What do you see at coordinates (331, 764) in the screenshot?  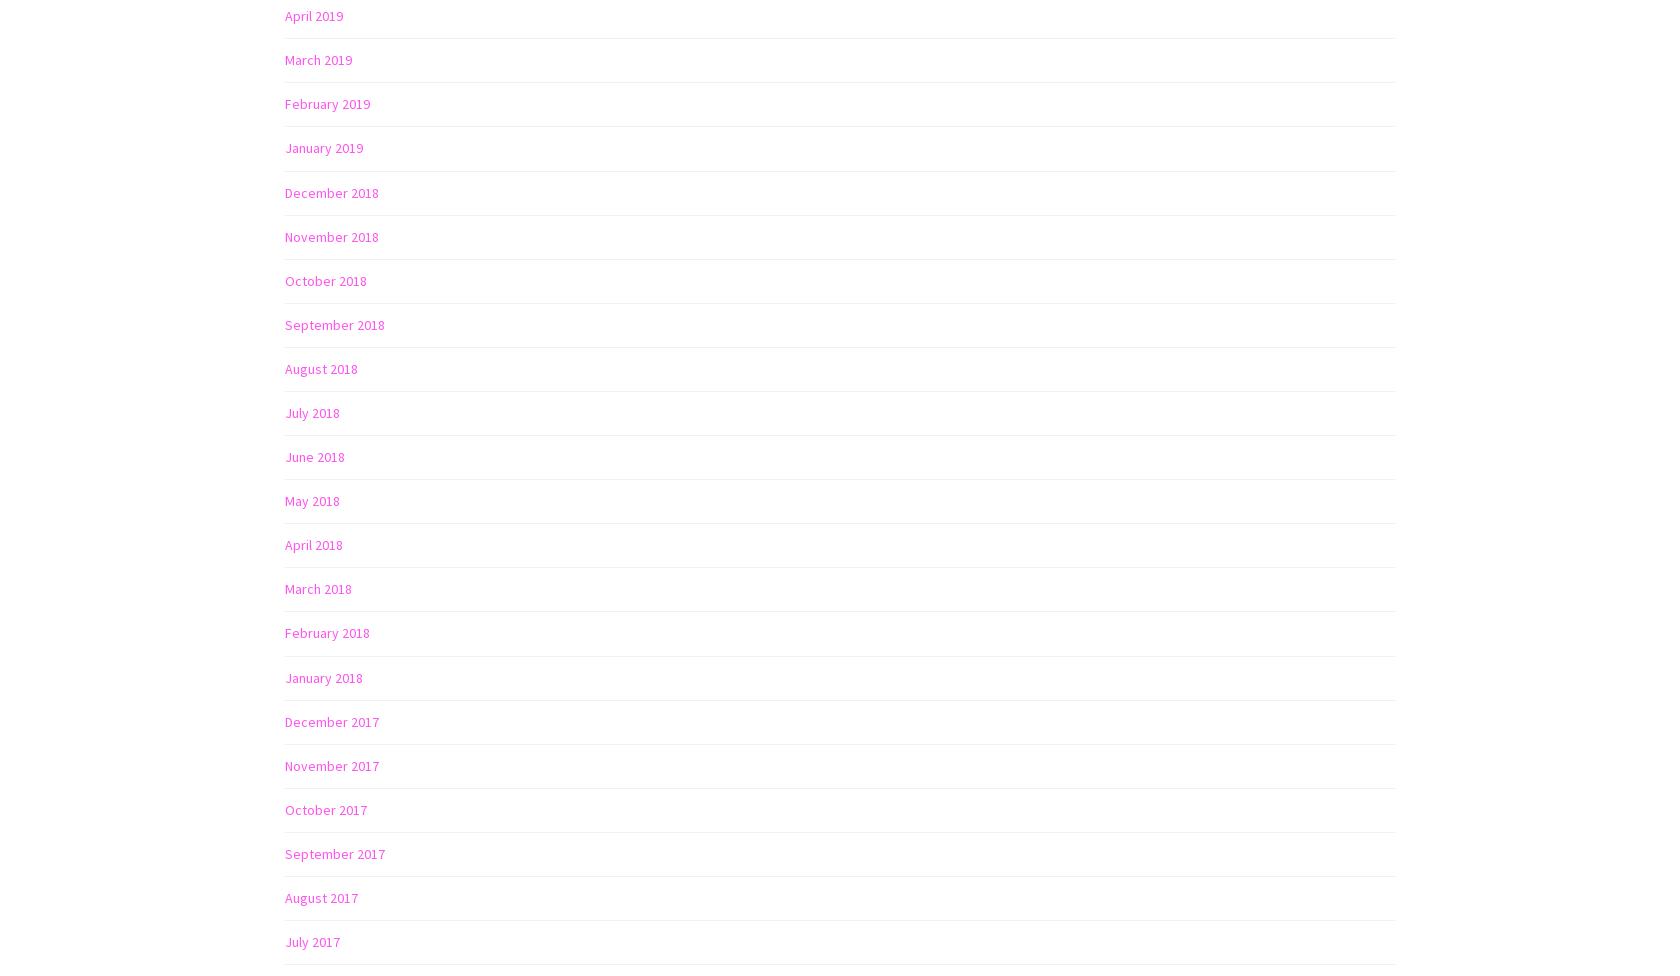 I see `'November 2017'` at bounding box center [331, 764].